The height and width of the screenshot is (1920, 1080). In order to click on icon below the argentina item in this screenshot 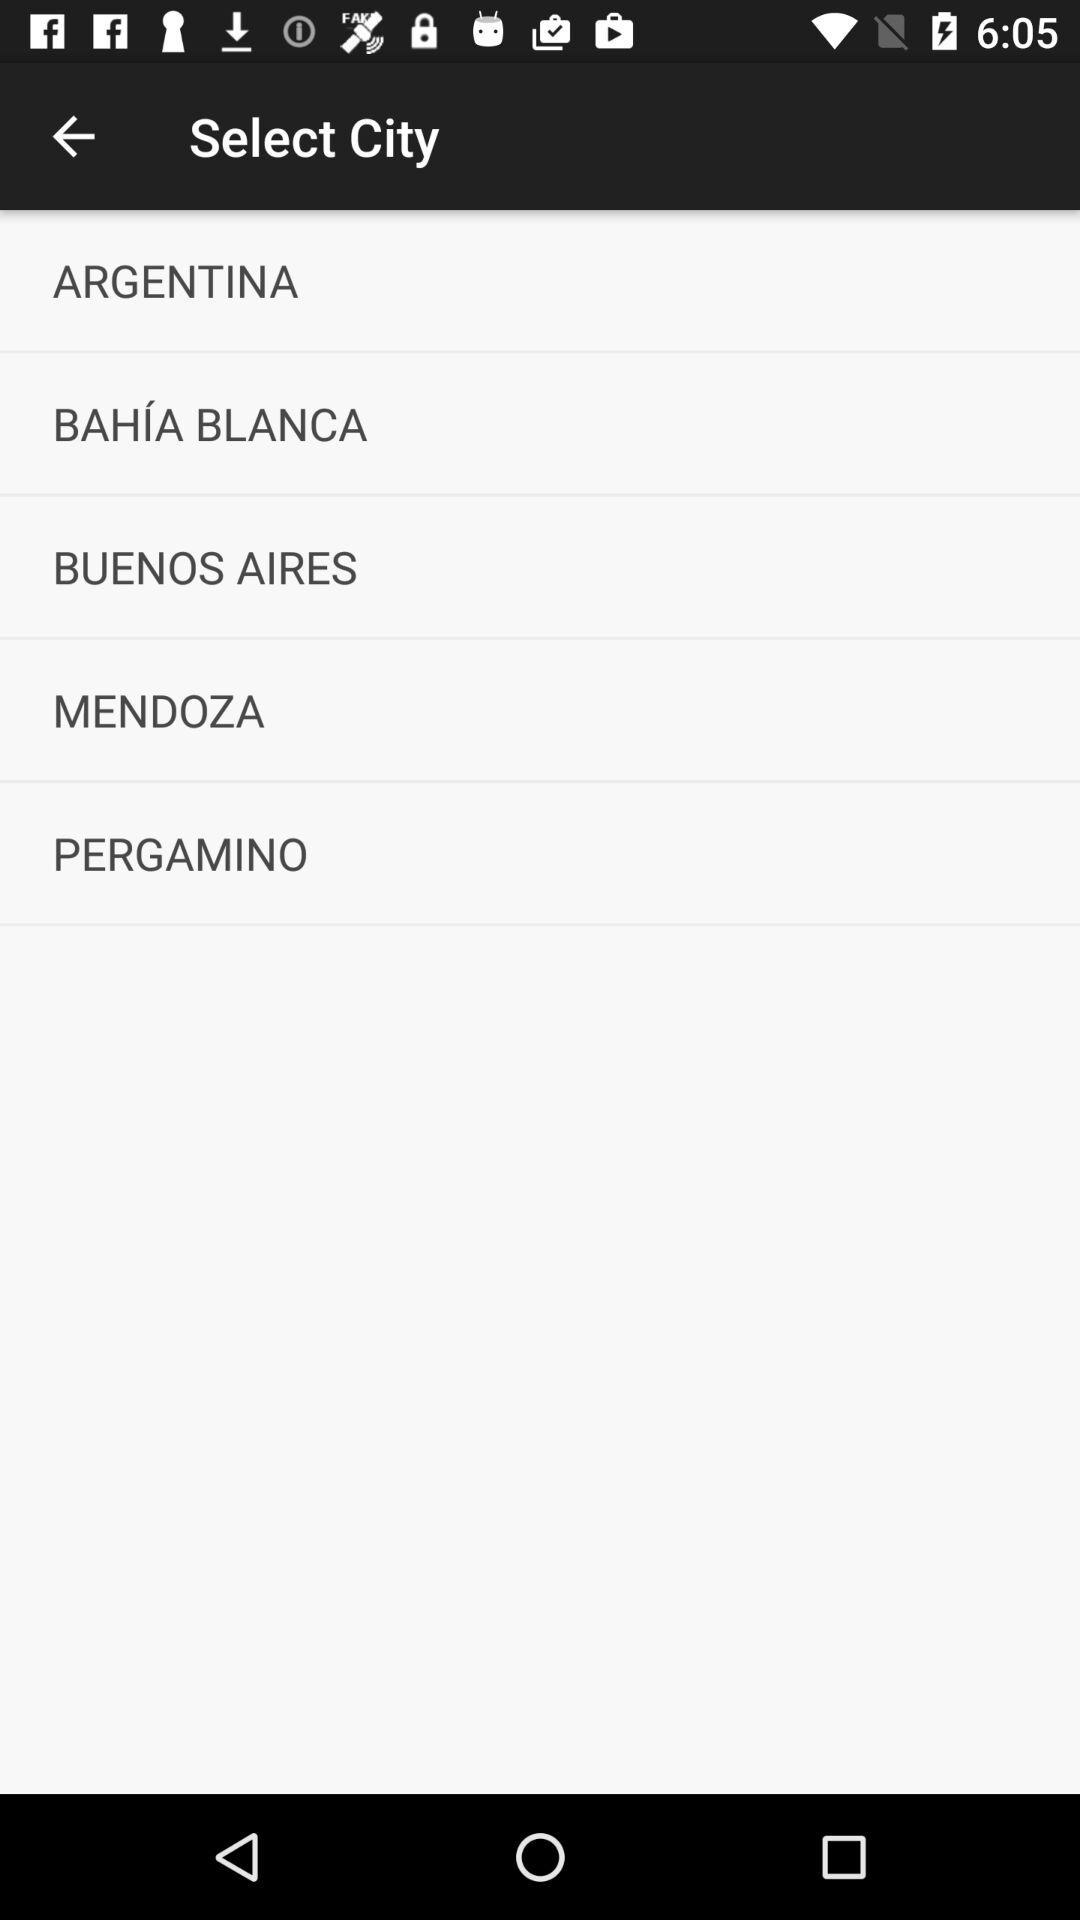, I will do `click(540, 422)`.